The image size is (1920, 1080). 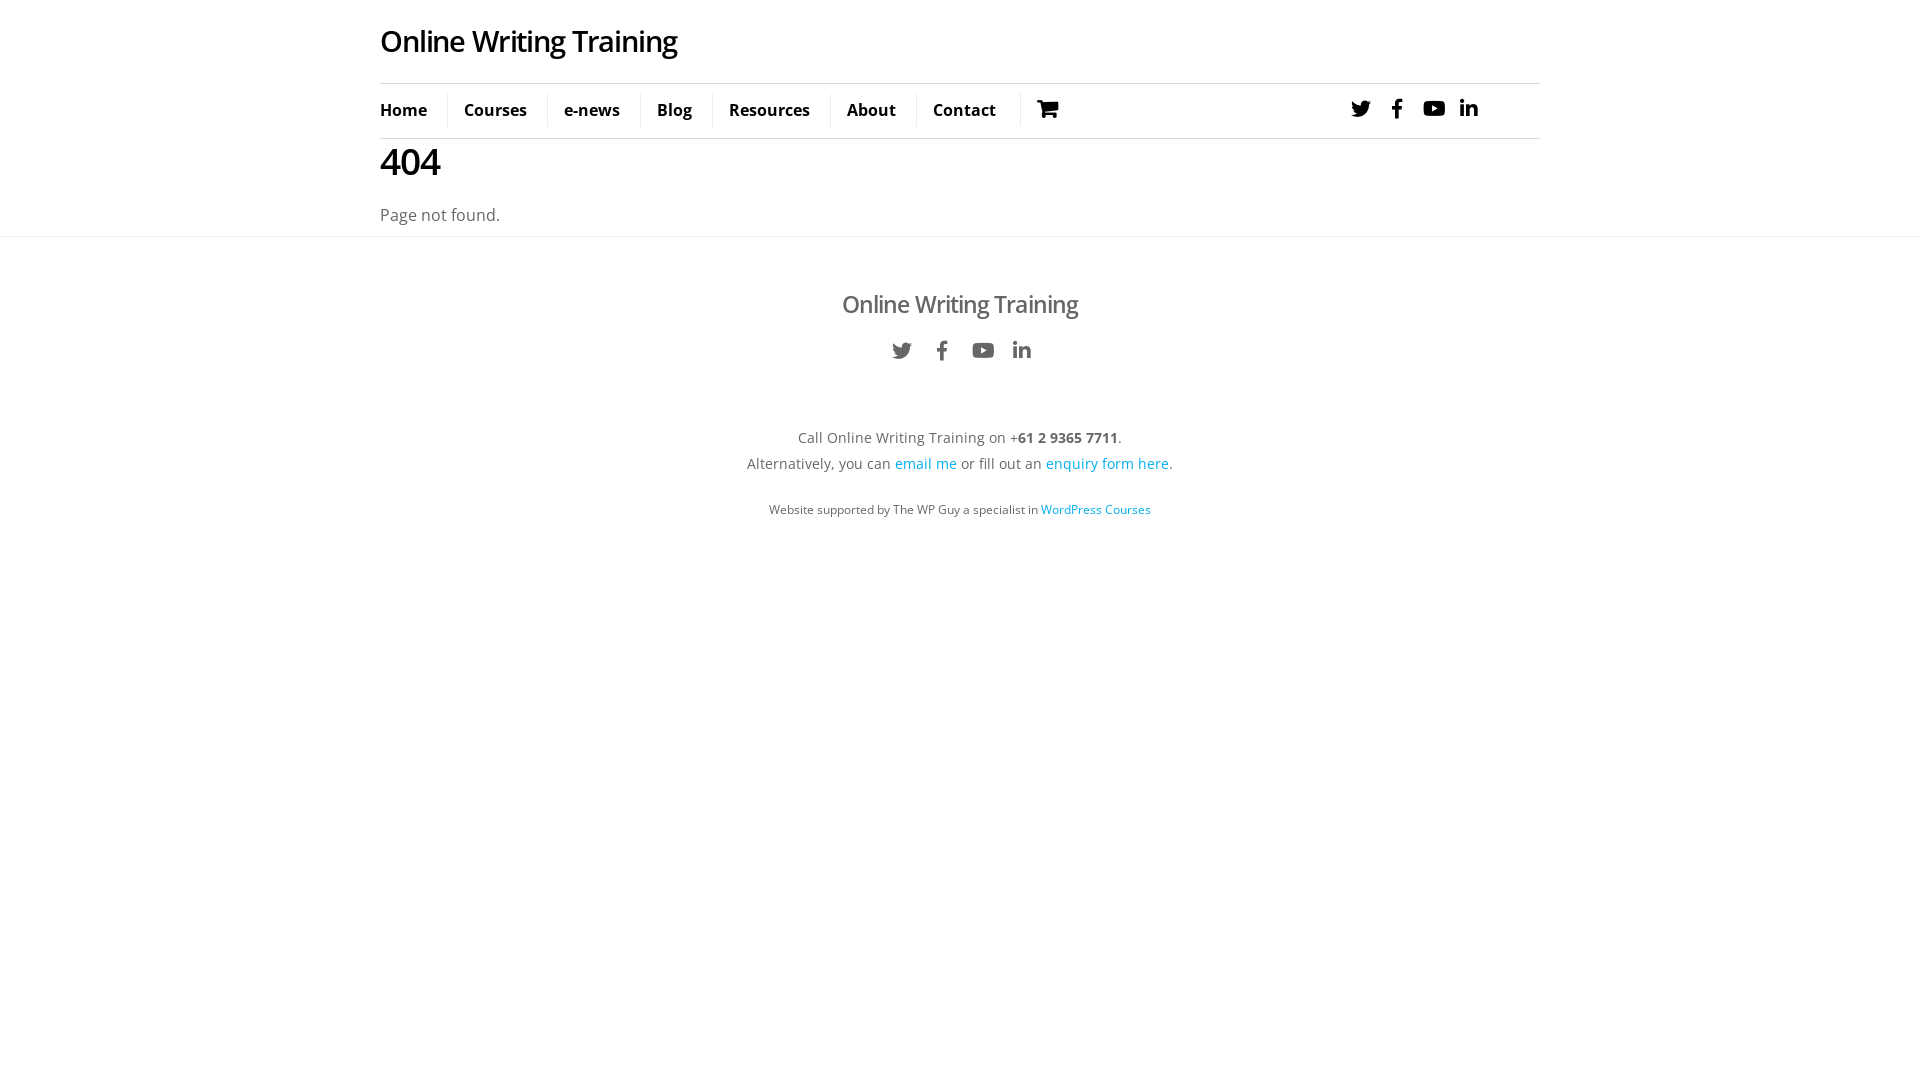 I want to click on 'Courses', so click(x=494, y=111).